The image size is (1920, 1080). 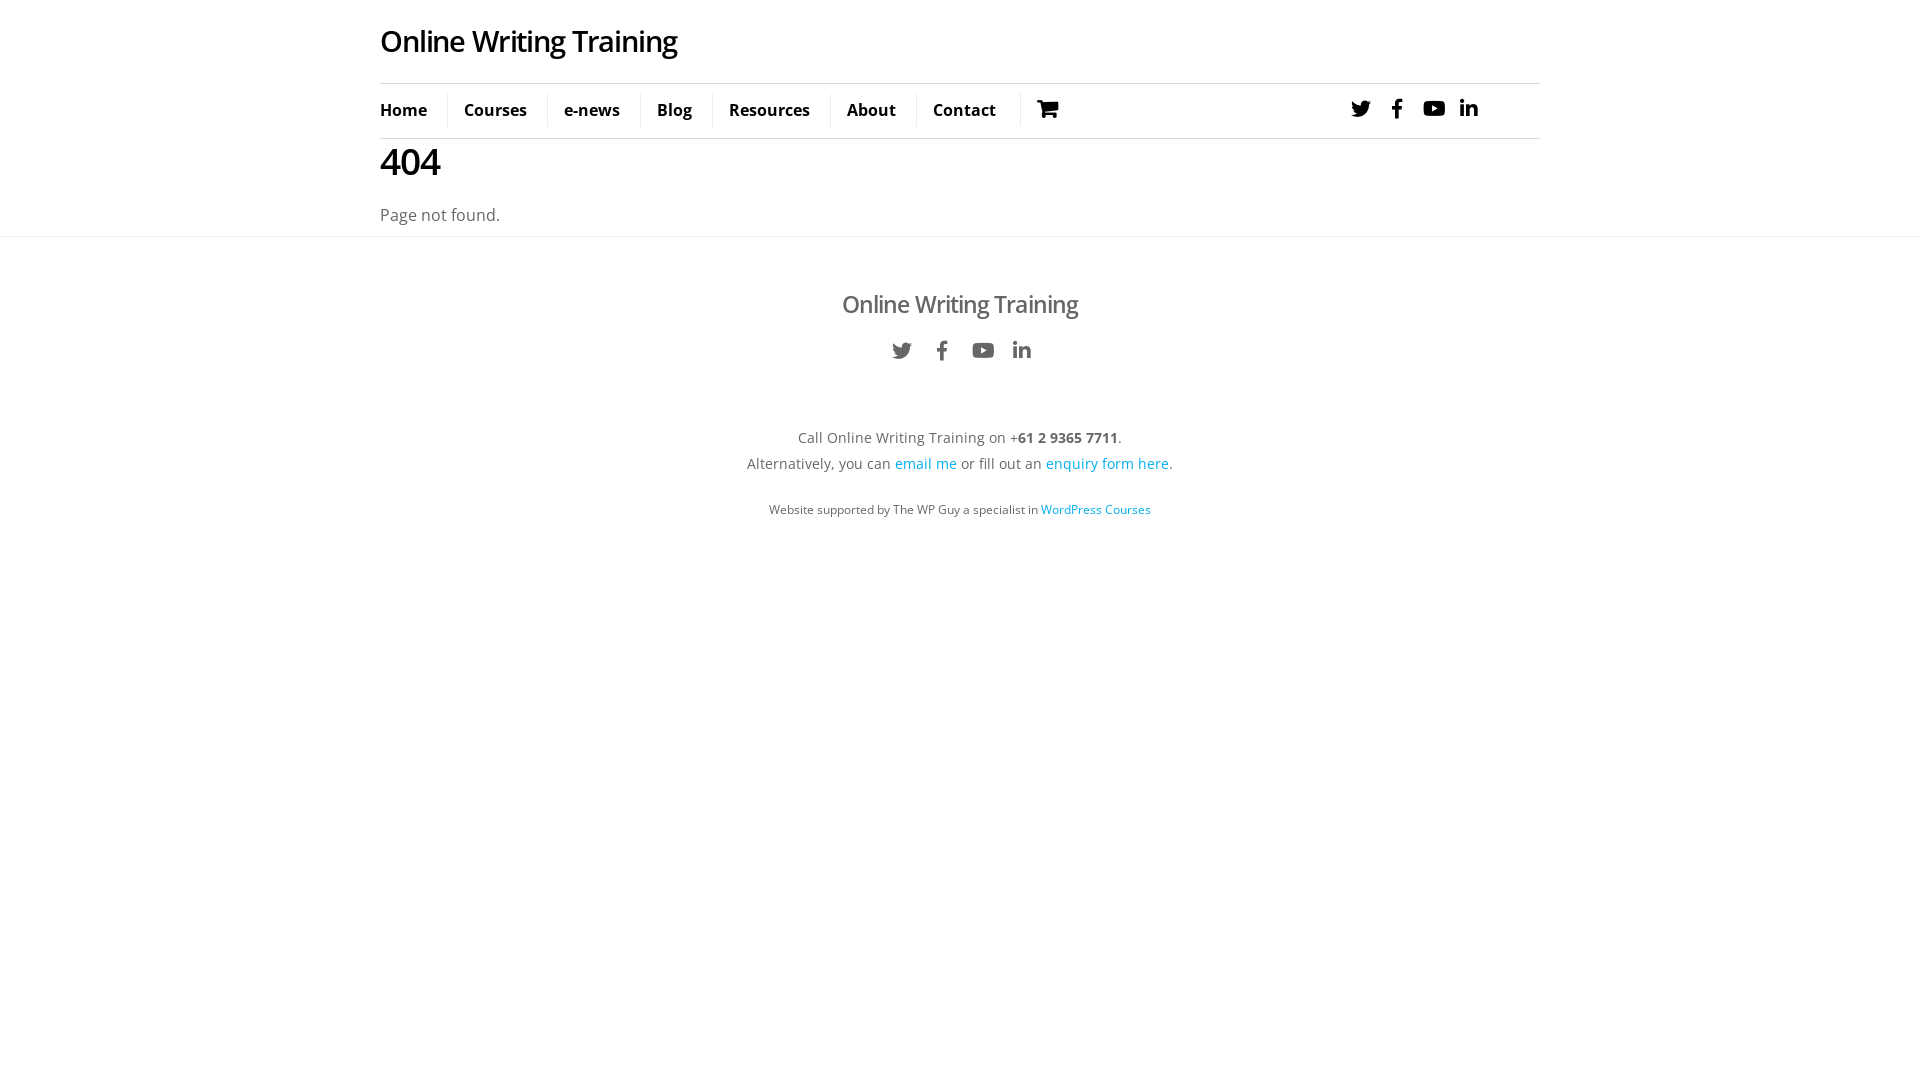 I want to click on 'Courses', so click(x=494, y=111).